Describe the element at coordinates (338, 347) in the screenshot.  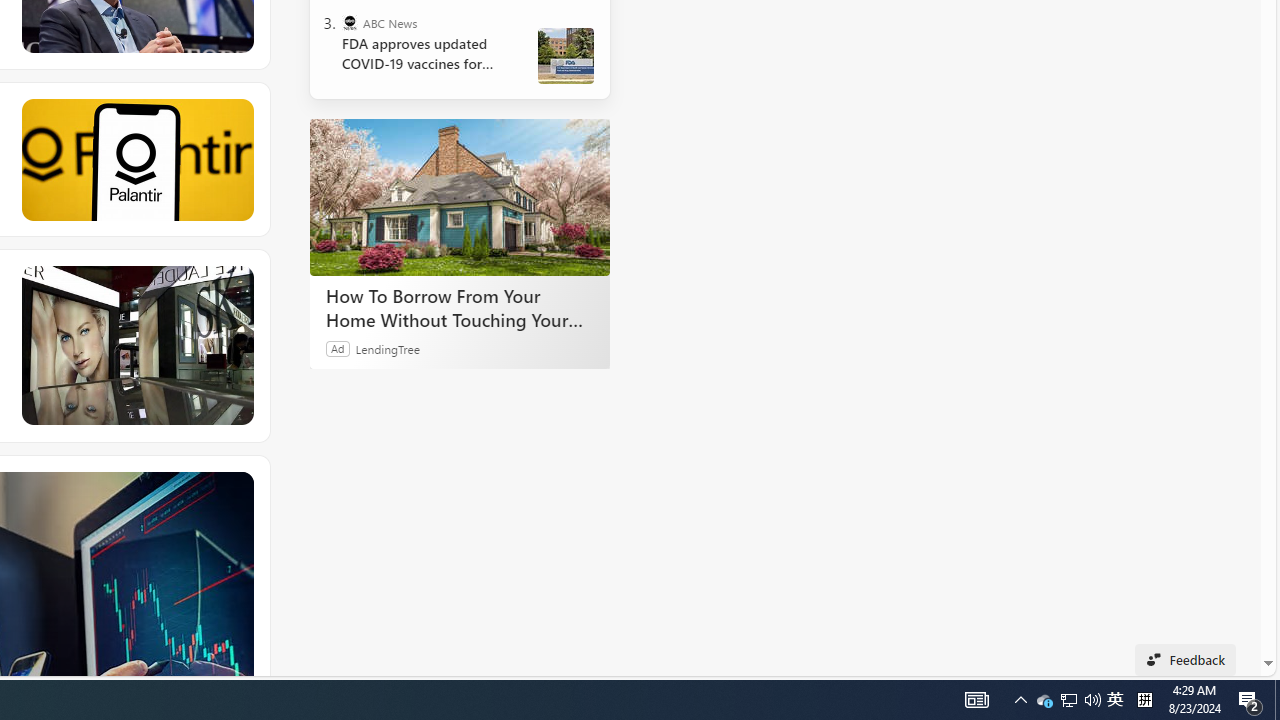
I see `'Ad'` at that location.